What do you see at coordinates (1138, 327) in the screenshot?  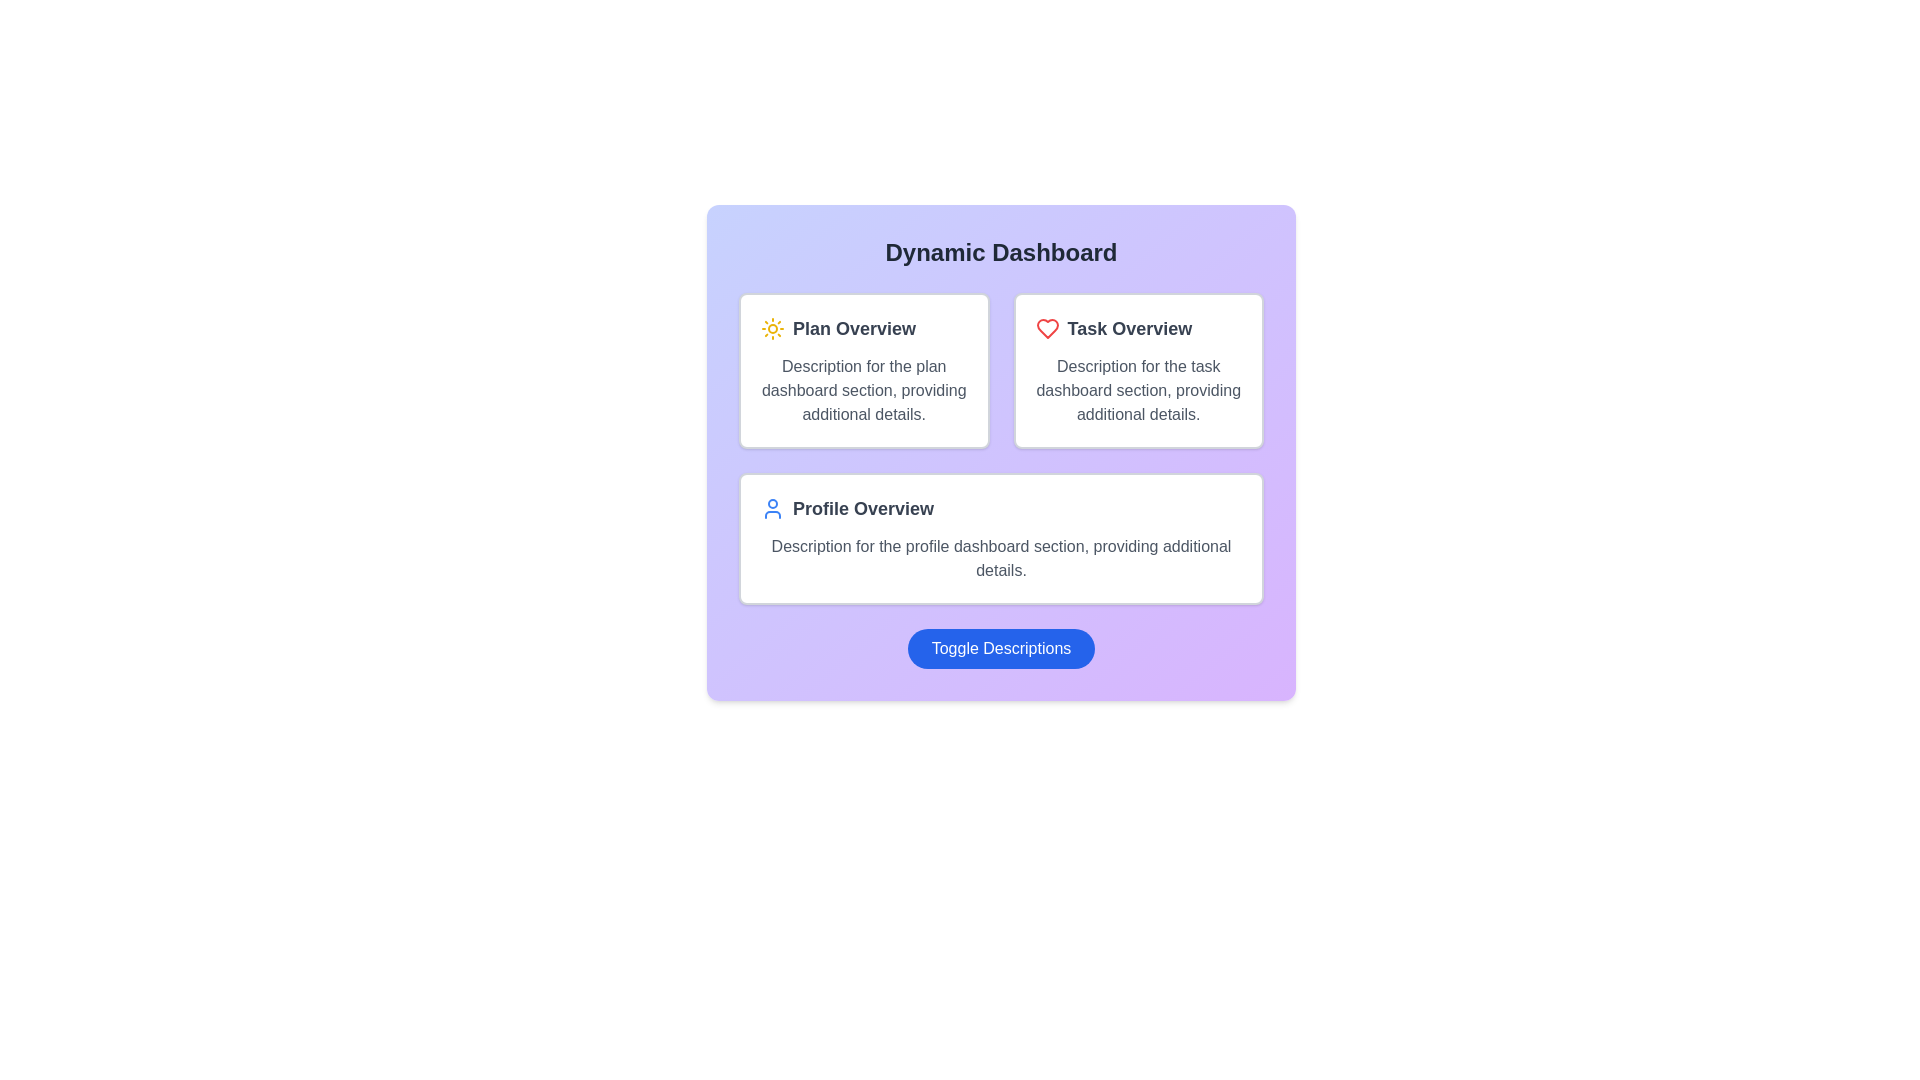 I see `the 'Task Overview' header text located in the upper right rectangle of the summary cards, positioned top center above the descriptive paragraph` at bounding box center [1138, 327].